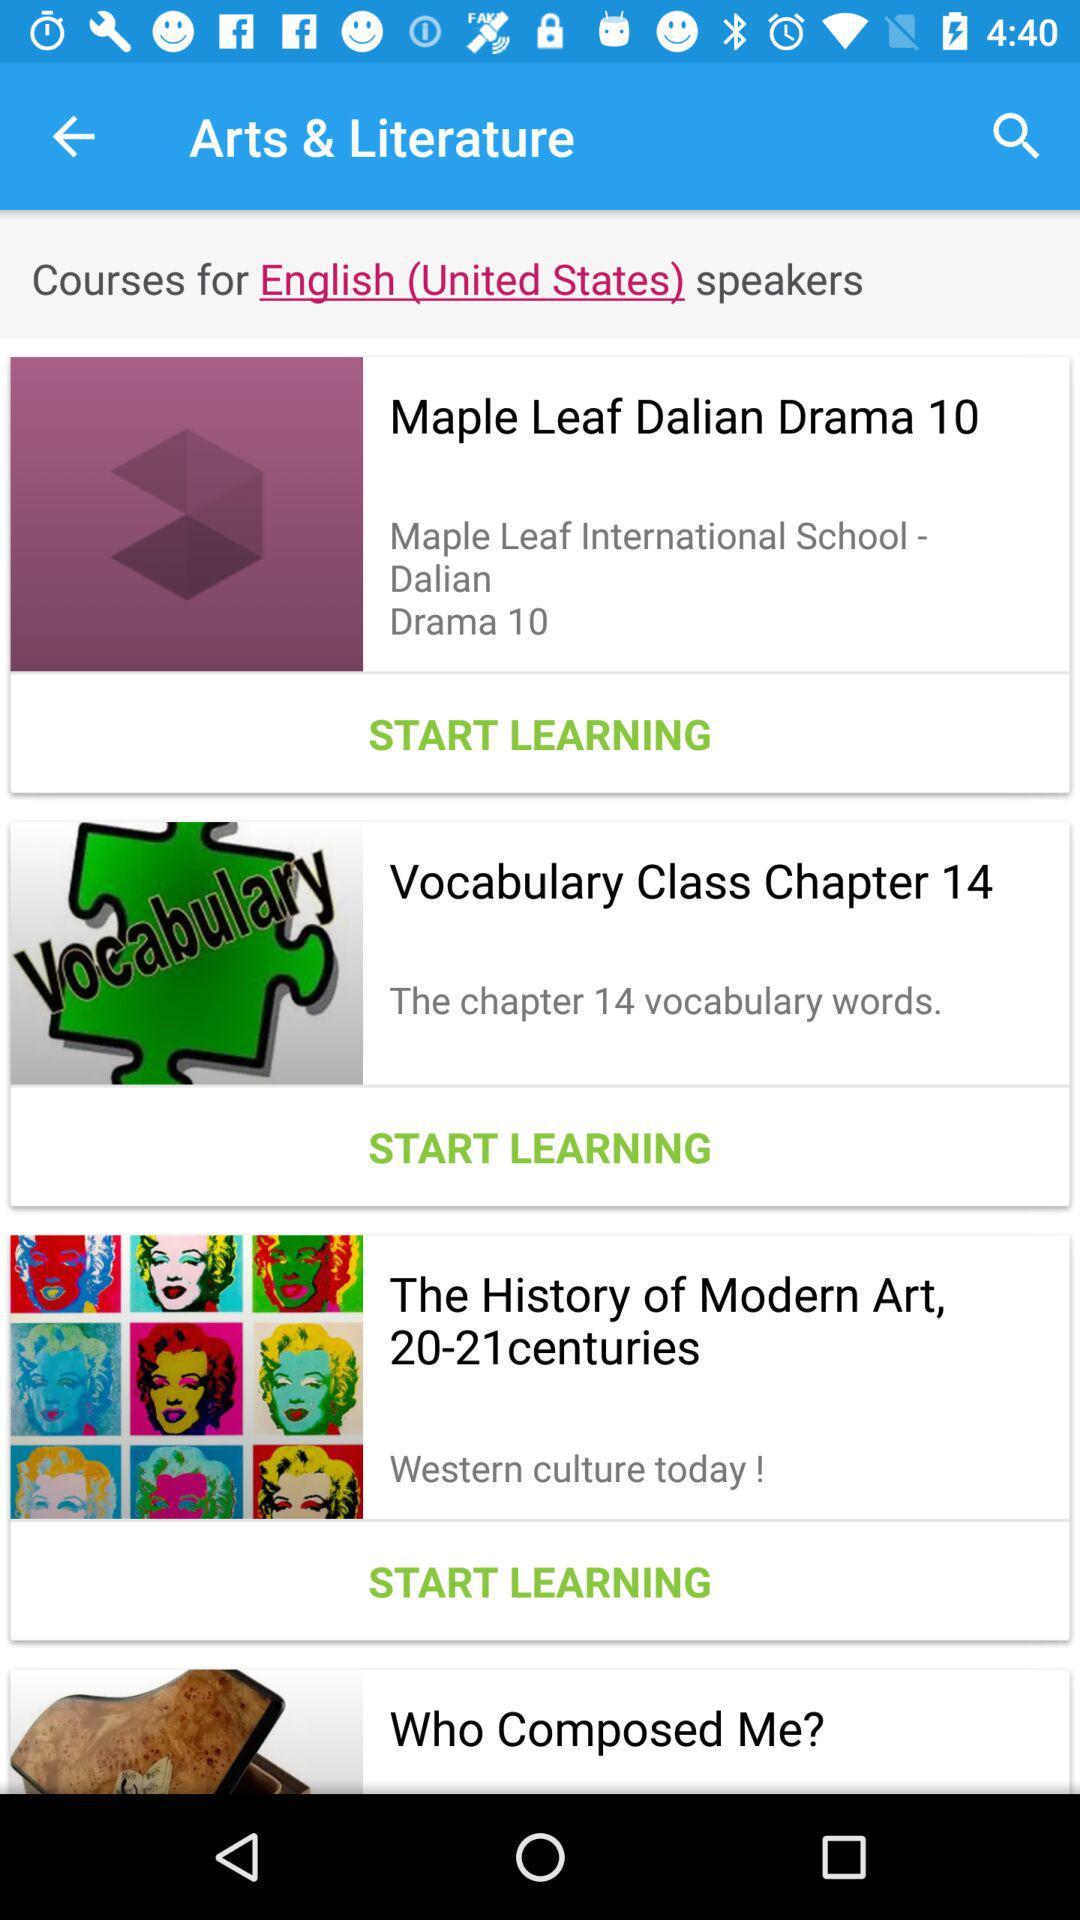 The image size is (1080, 1920). What do you see at coordinates (1017, 135) in the screenshot?
I see `the item next to the arts & literature item` at bounding box center [1017, 135].